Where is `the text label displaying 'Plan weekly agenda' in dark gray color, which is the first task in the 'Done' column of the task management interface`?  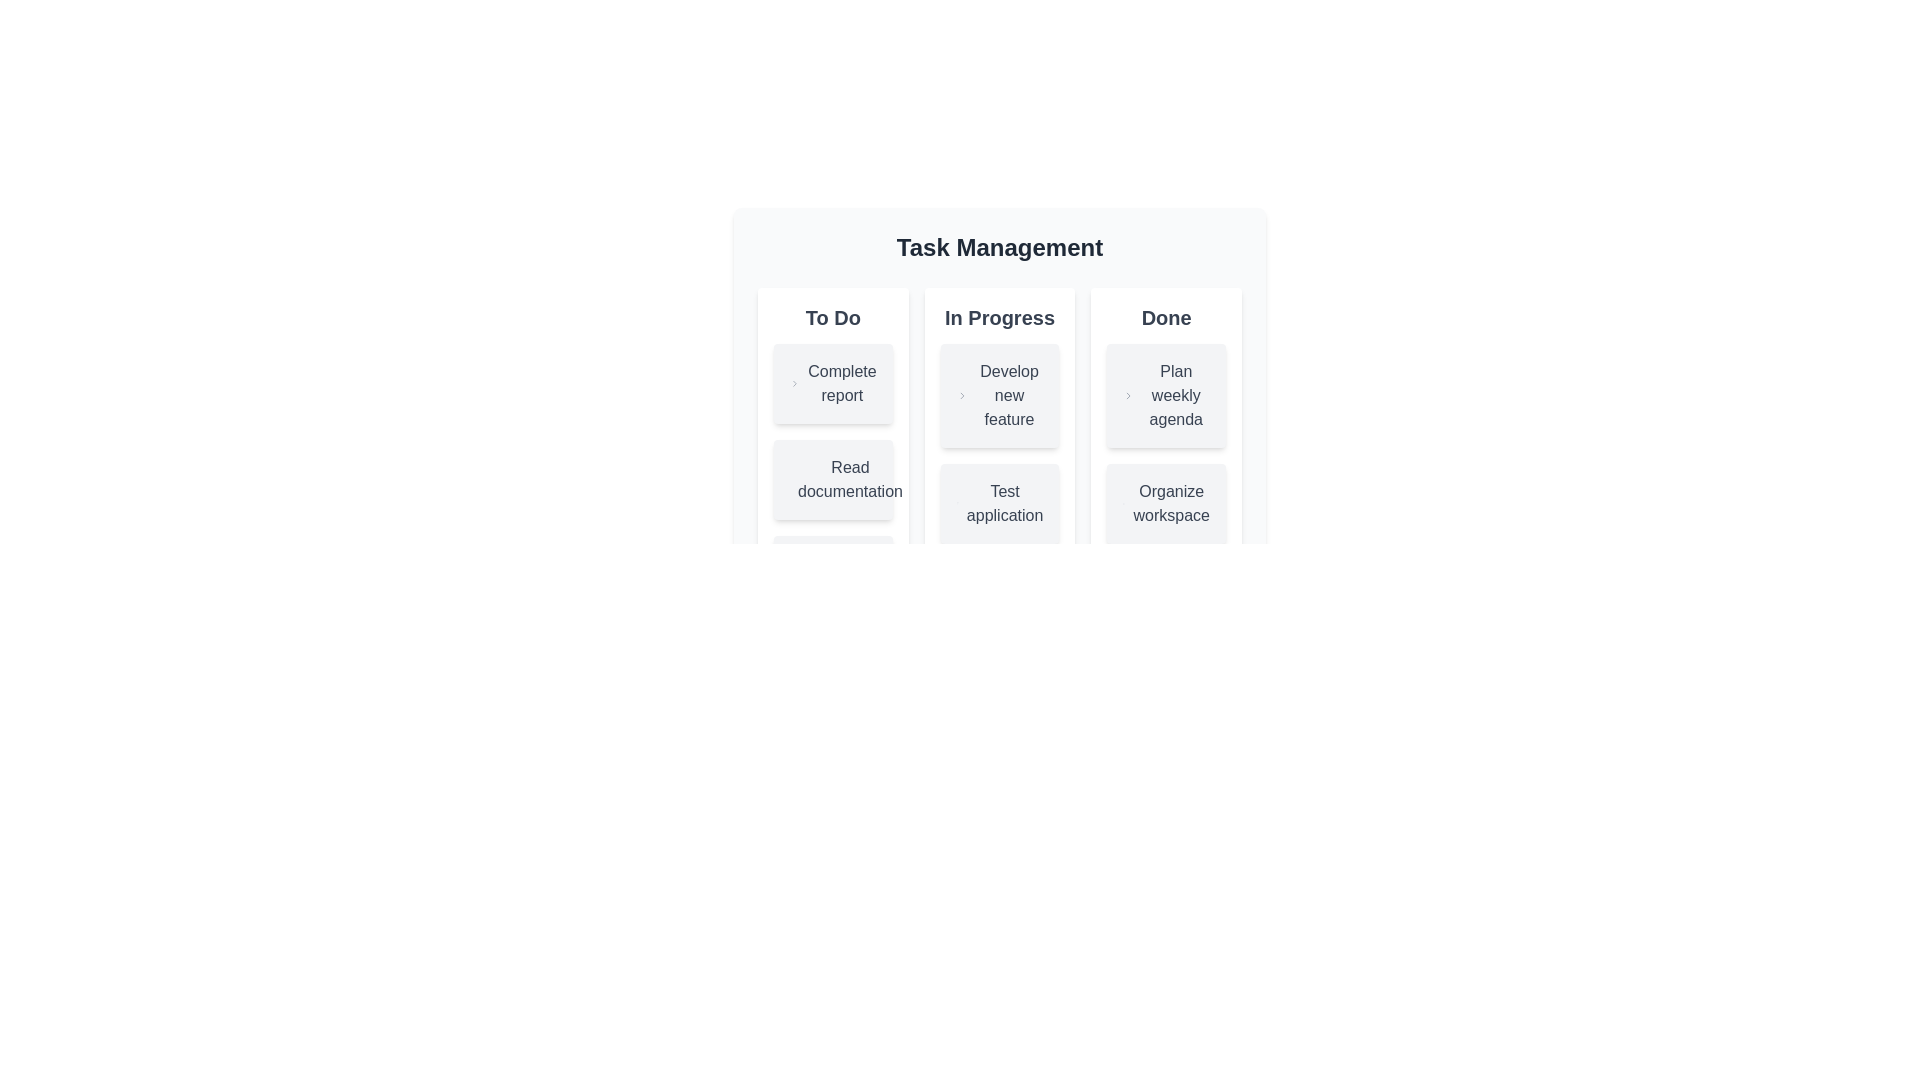 the text label displaying 'Plan weekly agenda' in dark gray color, which is the first task in the 'Done' column of the task management interface is located at coordinates (1176, 396).